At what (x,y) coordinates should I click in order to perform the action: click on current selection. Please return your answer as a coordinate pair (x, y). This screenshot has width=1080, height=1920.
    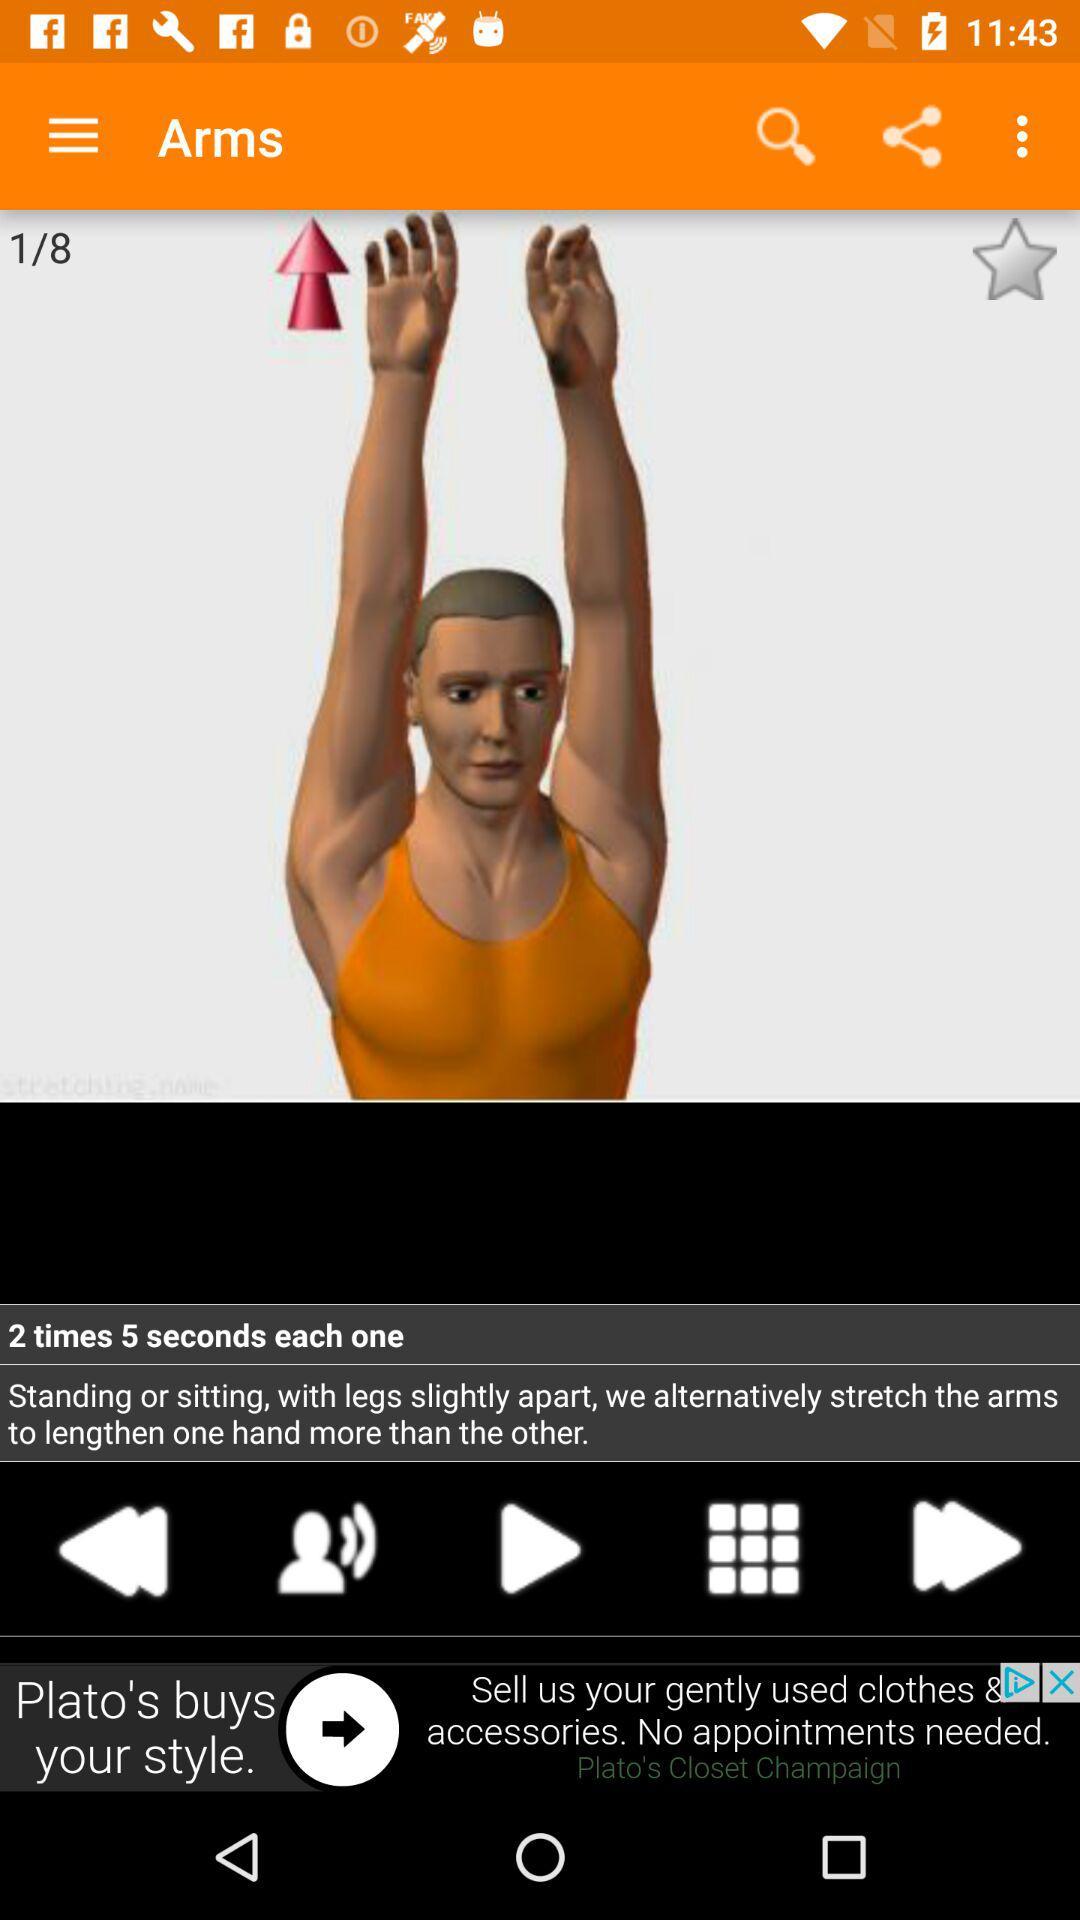
    Looking at the image, I should click on (540, 1547).